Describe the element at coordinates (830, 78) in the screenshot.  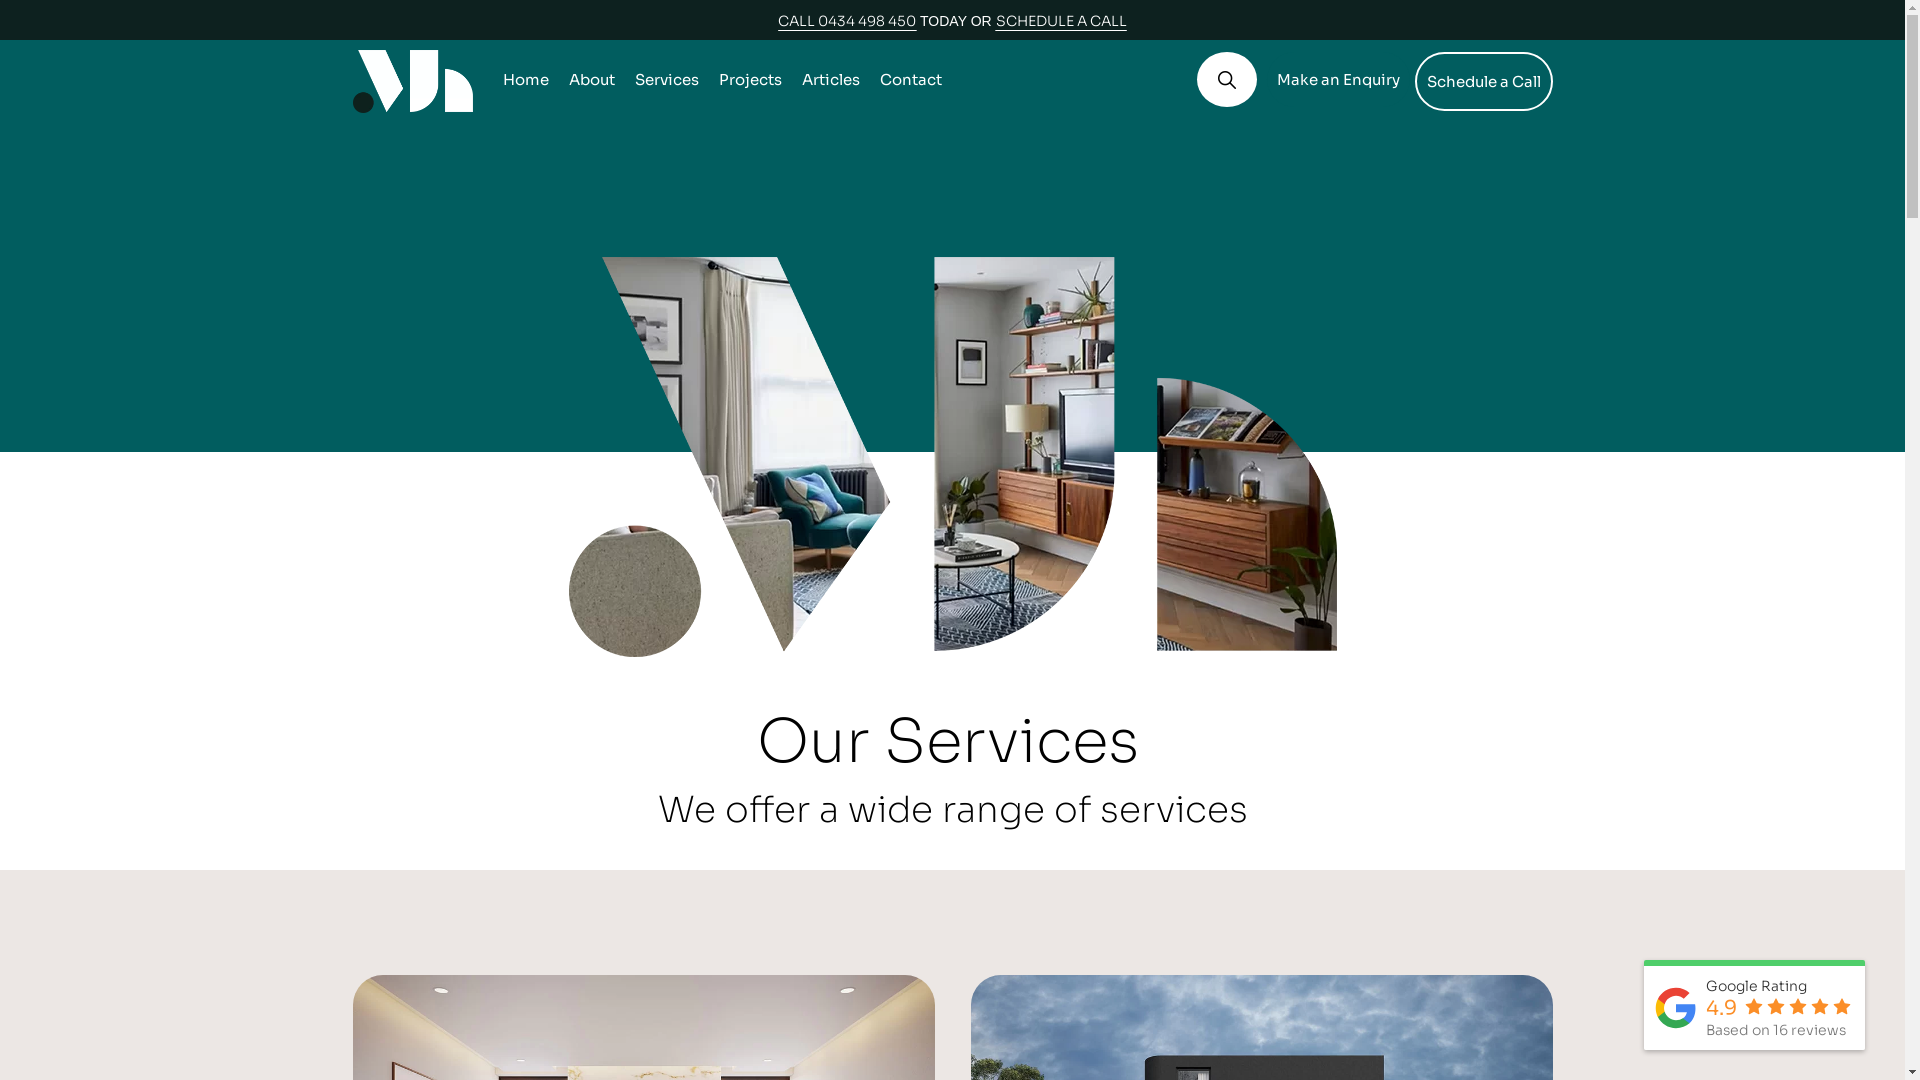
I see `'Articles'` at that location.